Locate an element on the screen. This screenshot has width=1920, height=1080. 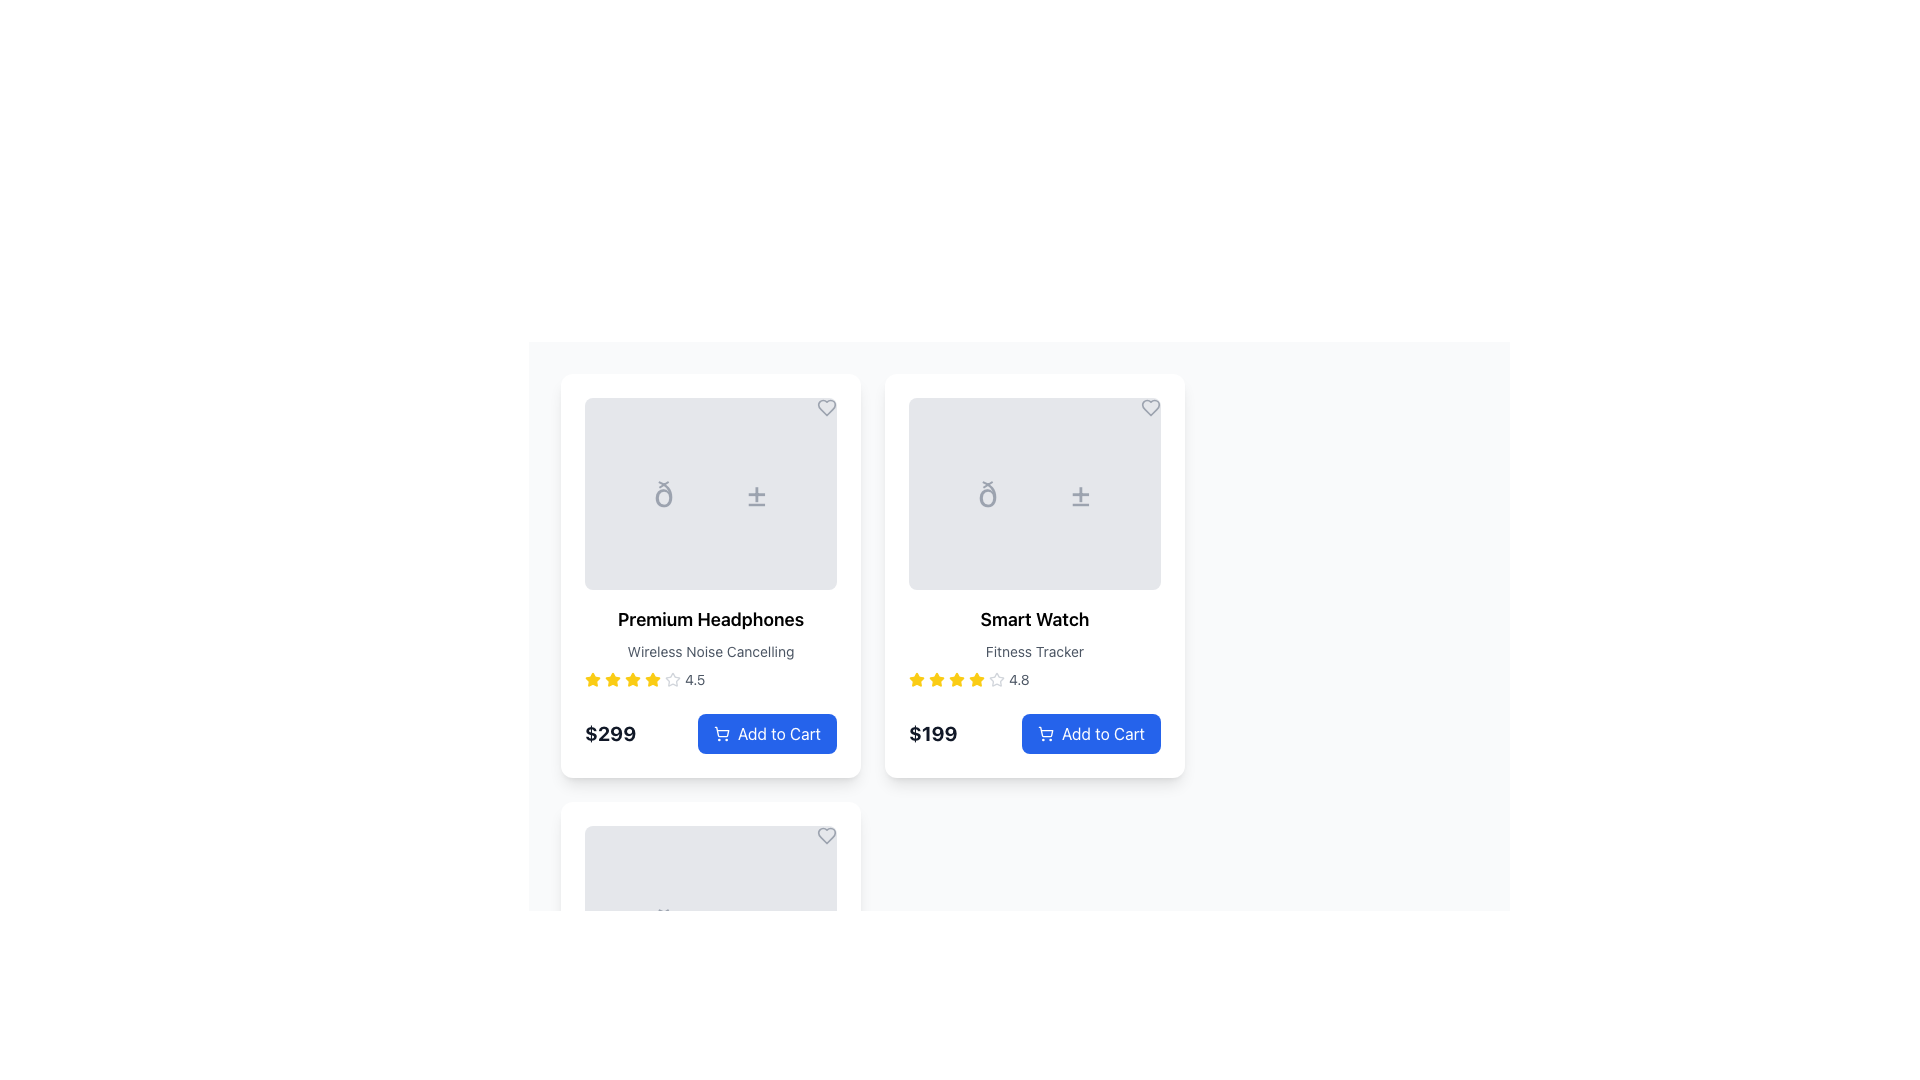
the fifth star icon is located at coordinates (955, 678).